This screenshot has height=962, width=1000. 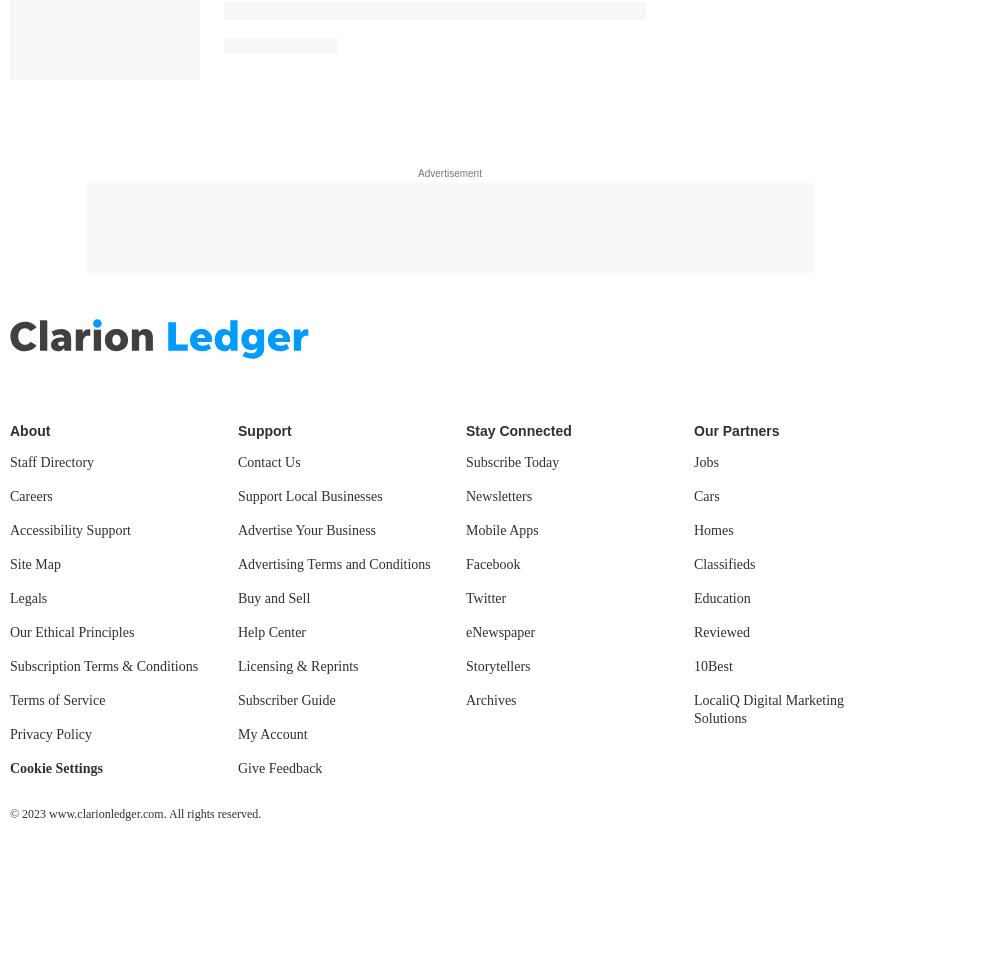 What do you see at coordinates (57, 698) in the screenshot?
I see `'Terms of Service'` at bounding box center [57, 698].